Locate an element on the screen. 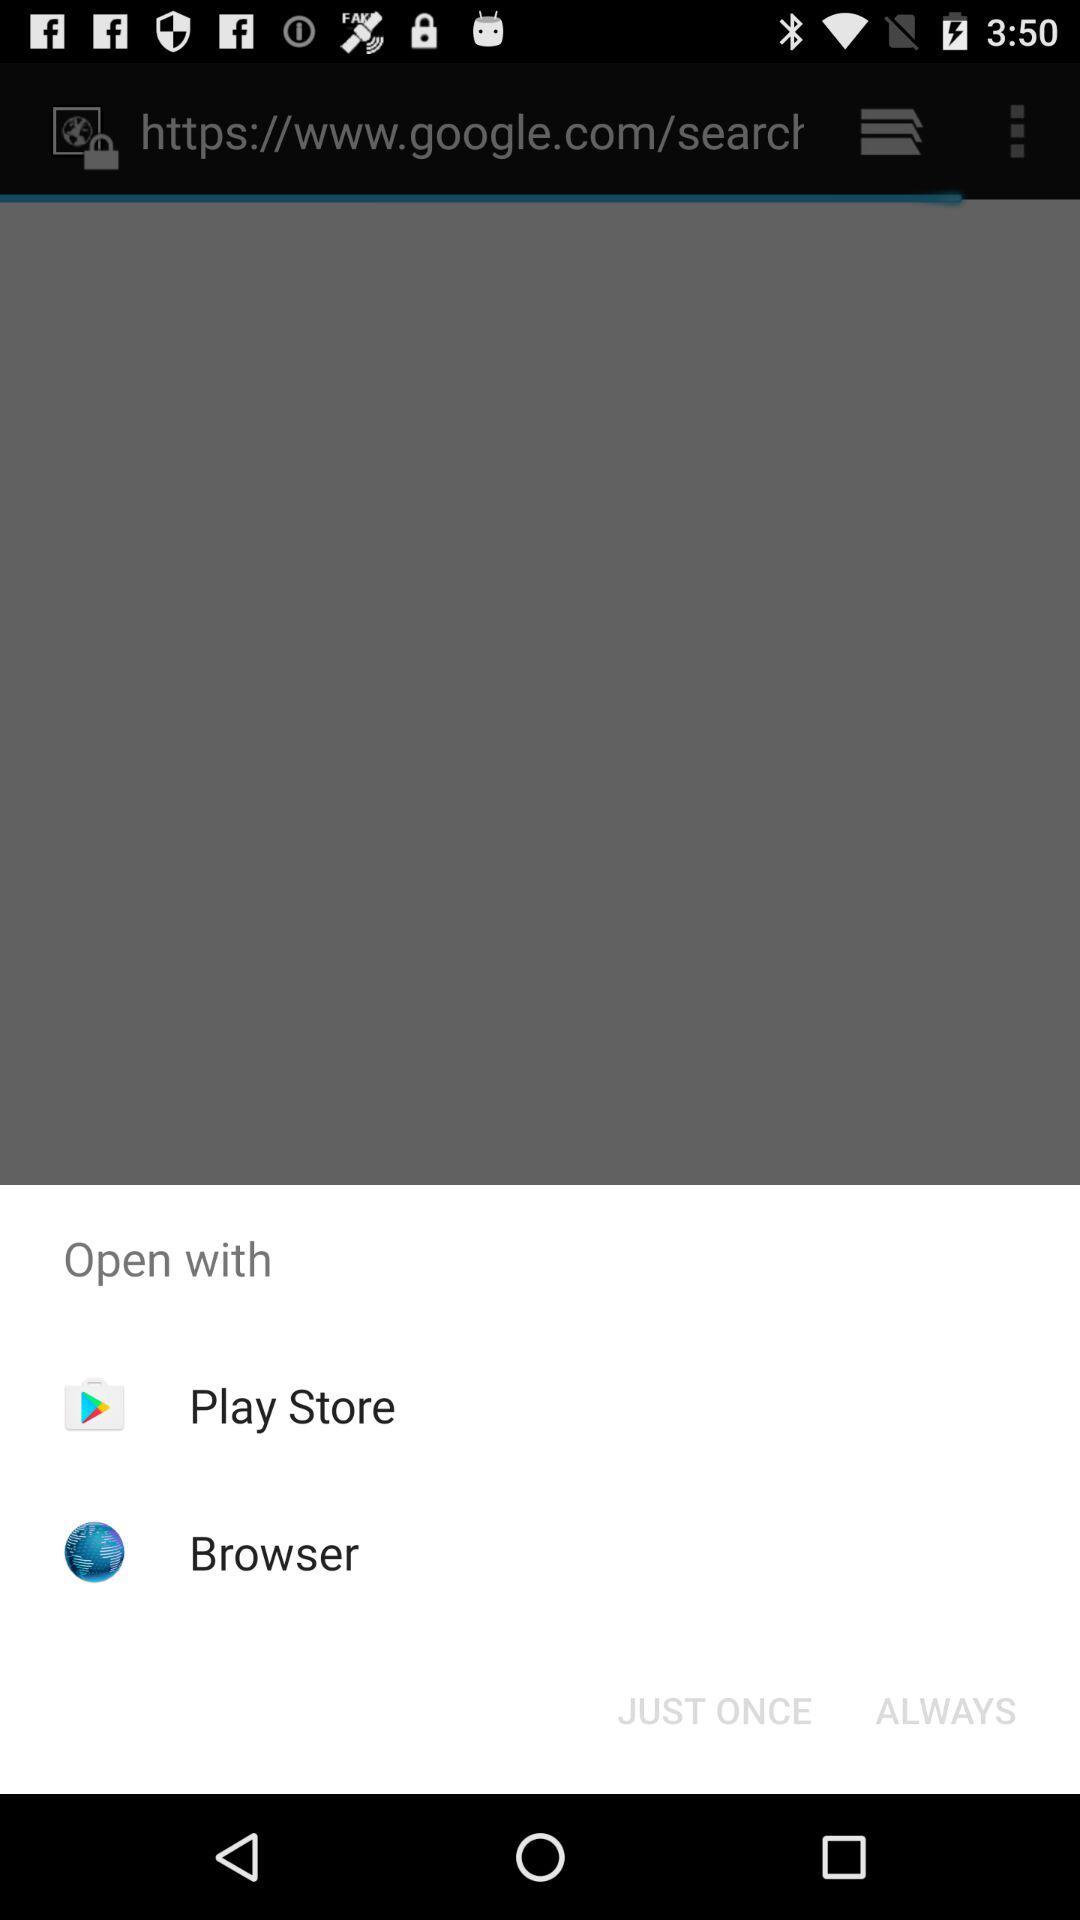  browser app is located at coordinates (274, 1551).